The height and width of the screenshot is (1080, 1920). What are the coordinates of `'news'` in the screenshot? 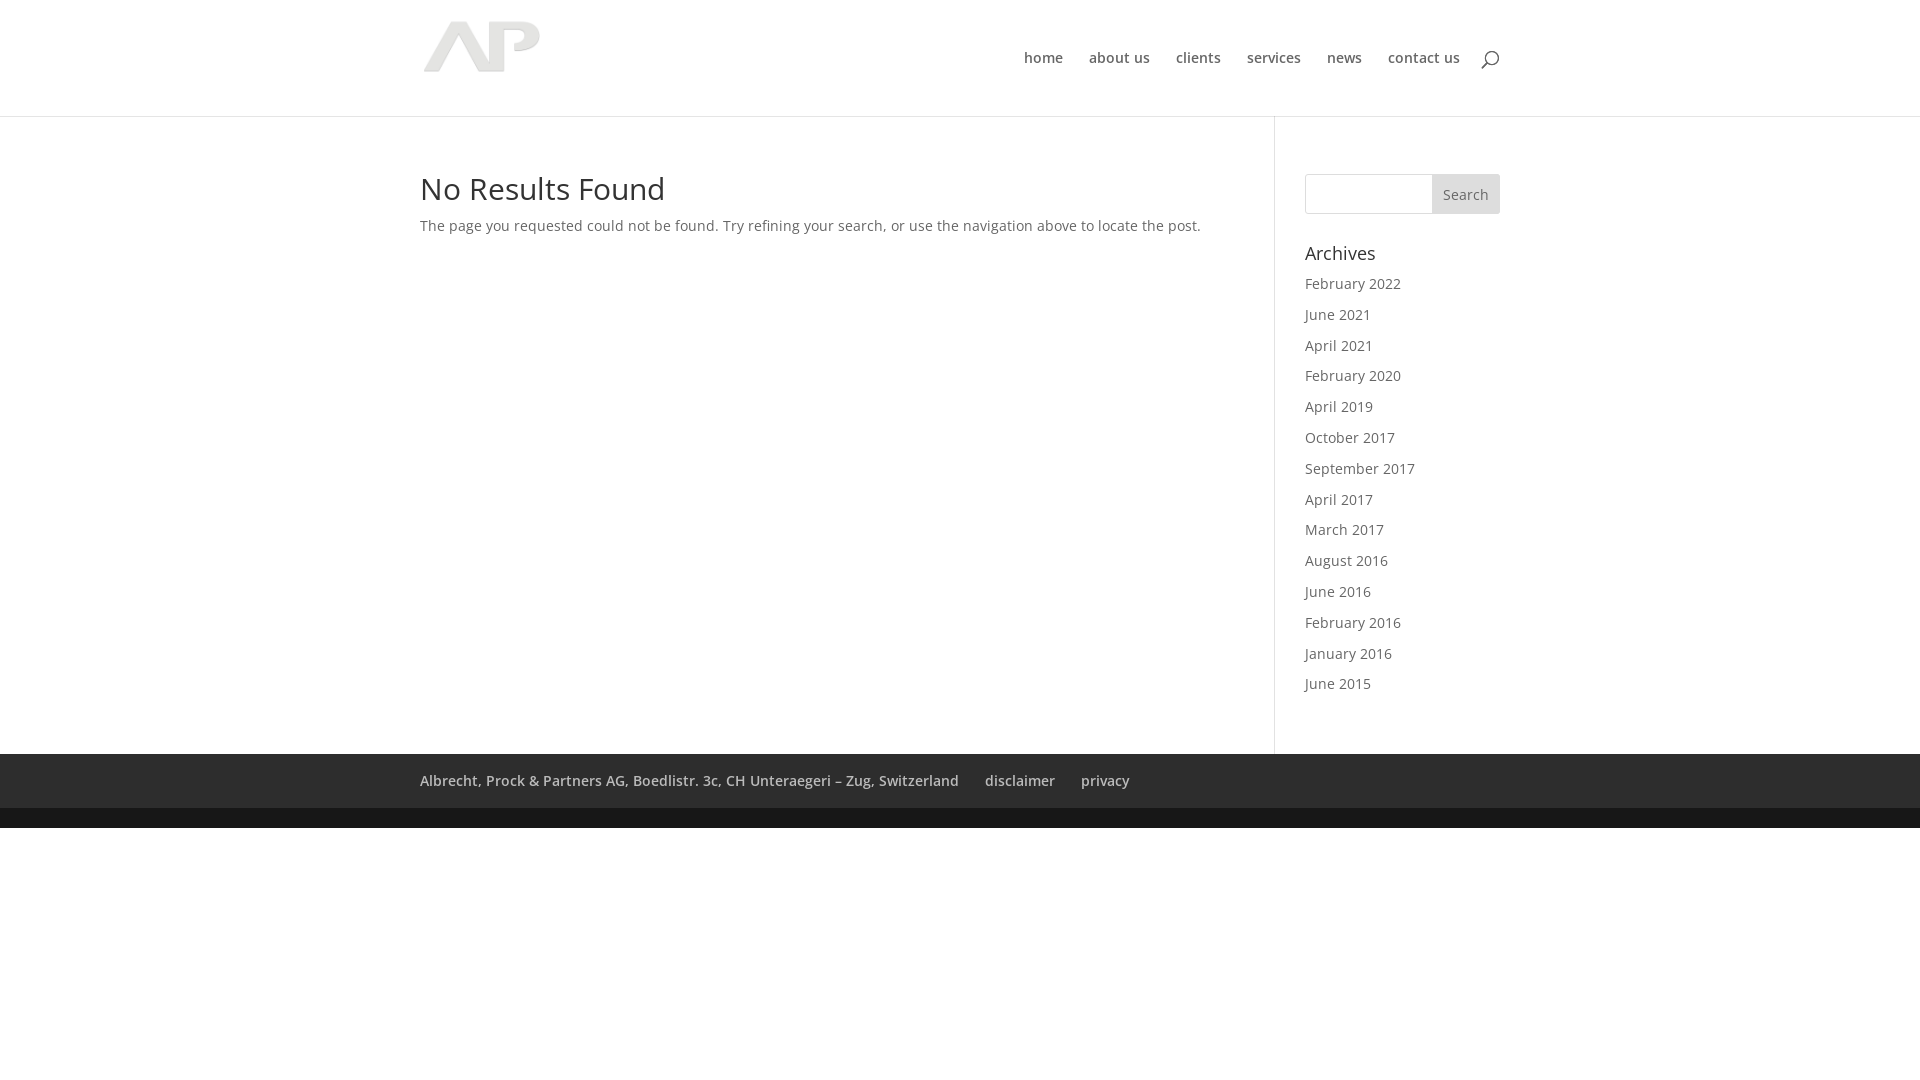 It's located at (1344, 82).